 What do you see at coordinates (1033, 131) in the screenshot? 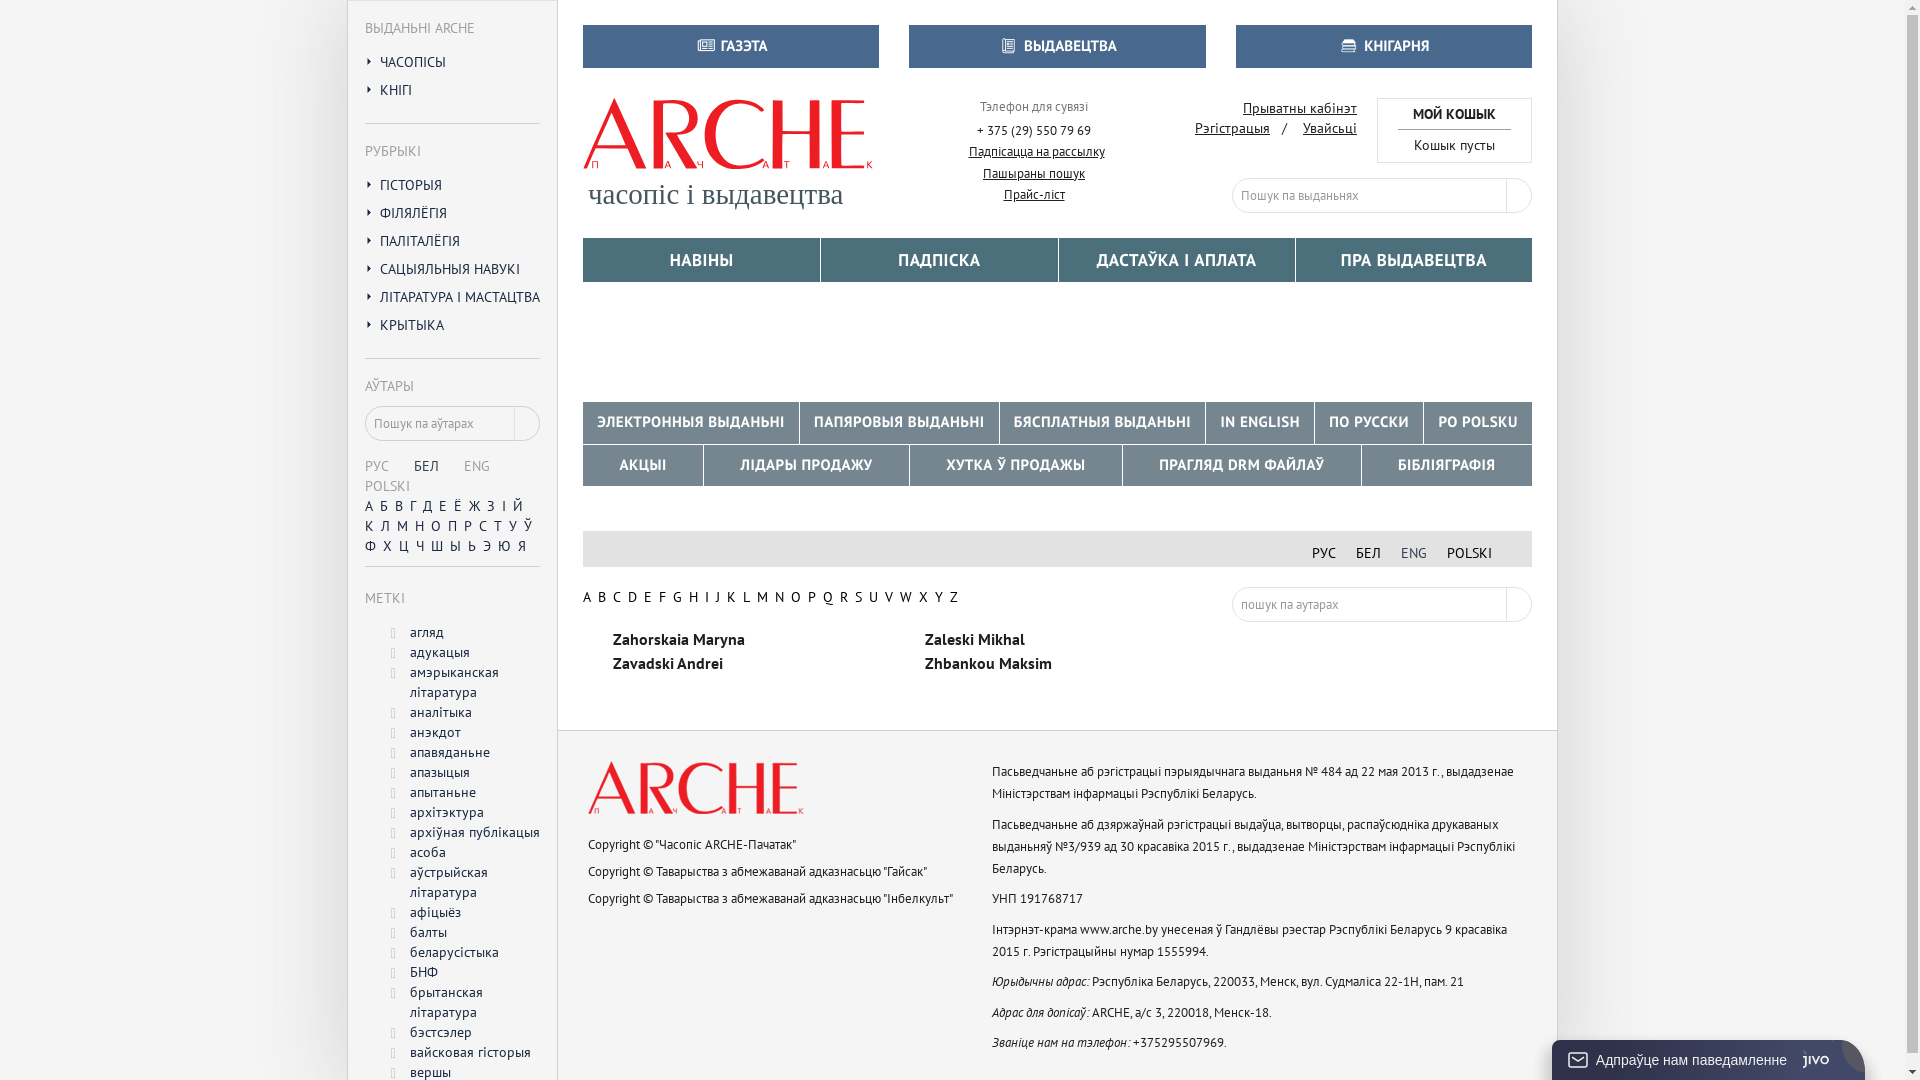
I see `'+ 375 (29) 550 79 69'` at bounding box center [1033, 131].